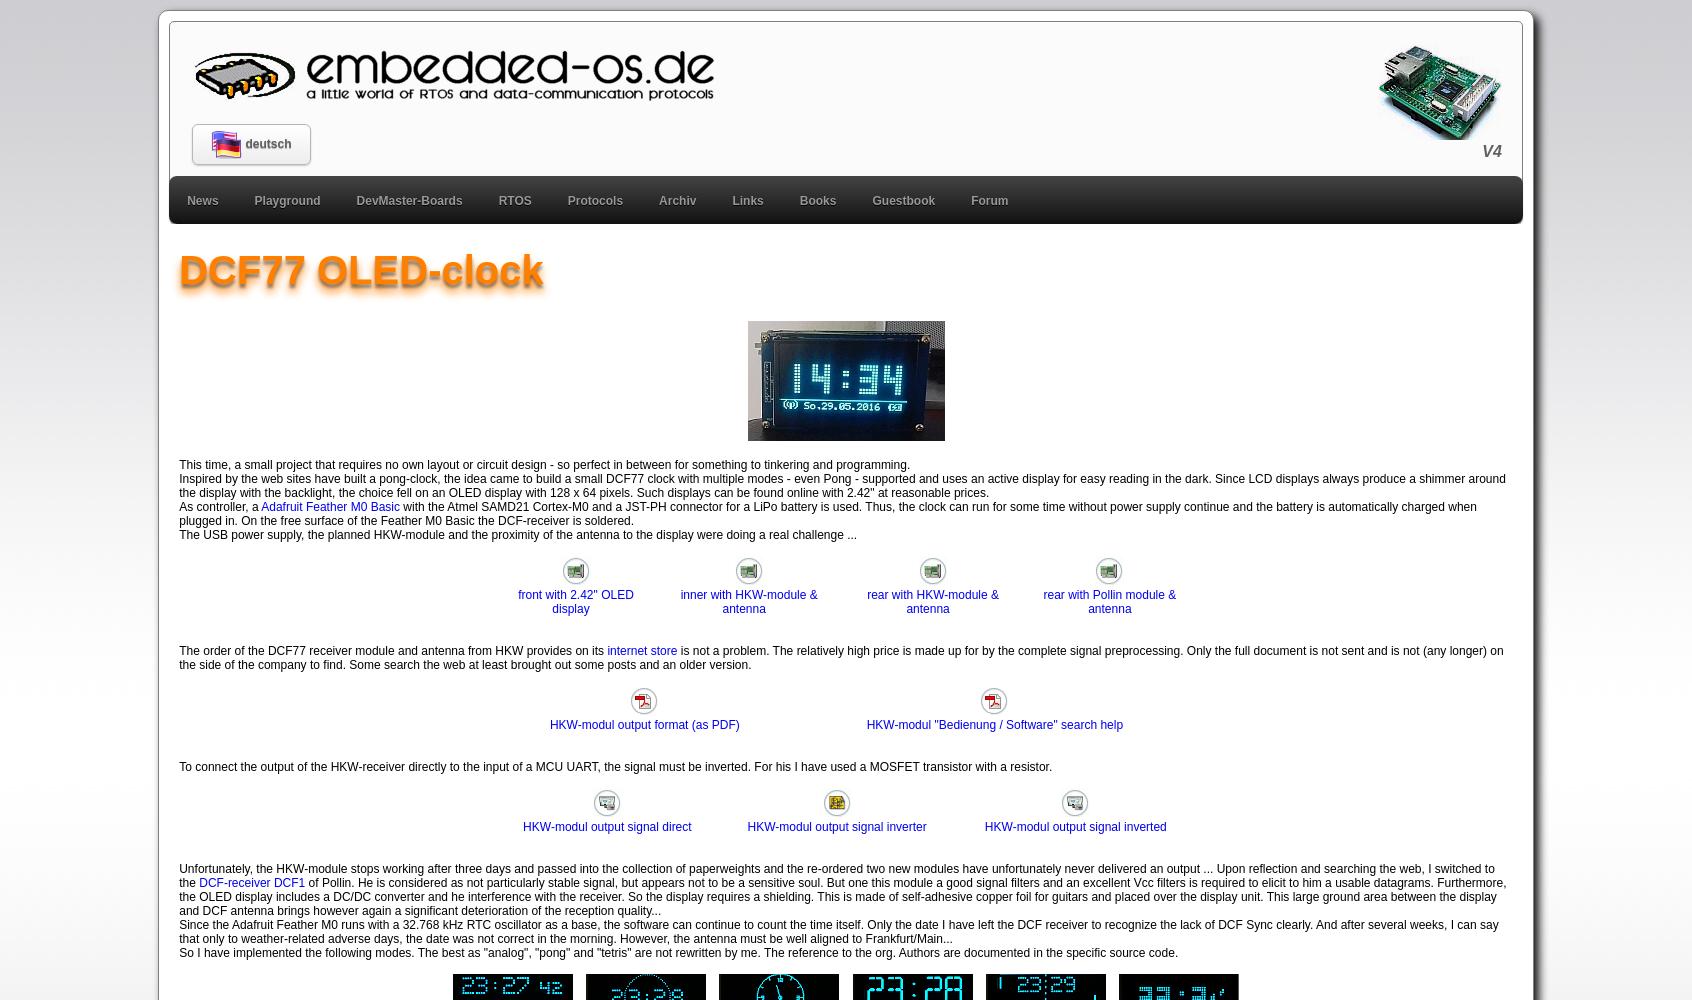 Image resolution: width=1692 pixels, height=1000 pixels. Describe the element at coordinates (201, 199) in the screenshot. I see `'News'` at that location.